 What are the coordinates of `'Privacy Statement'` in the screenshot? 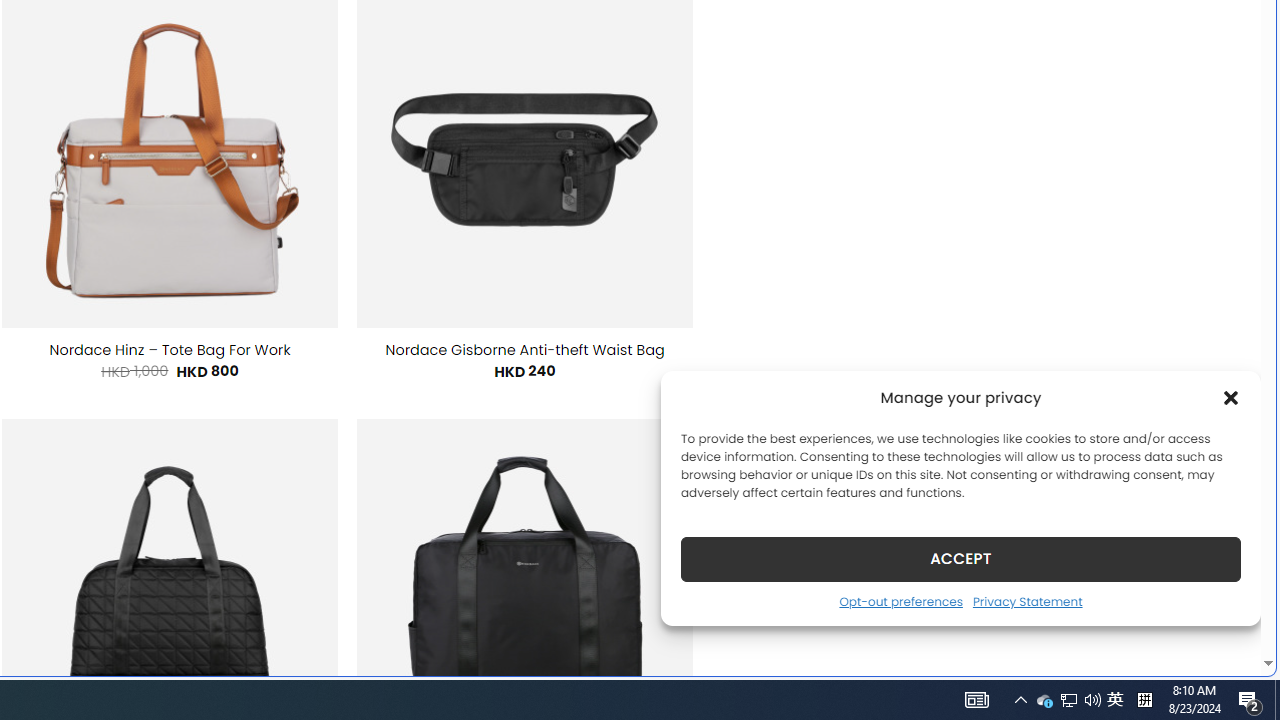 It's located at (1027, 600).